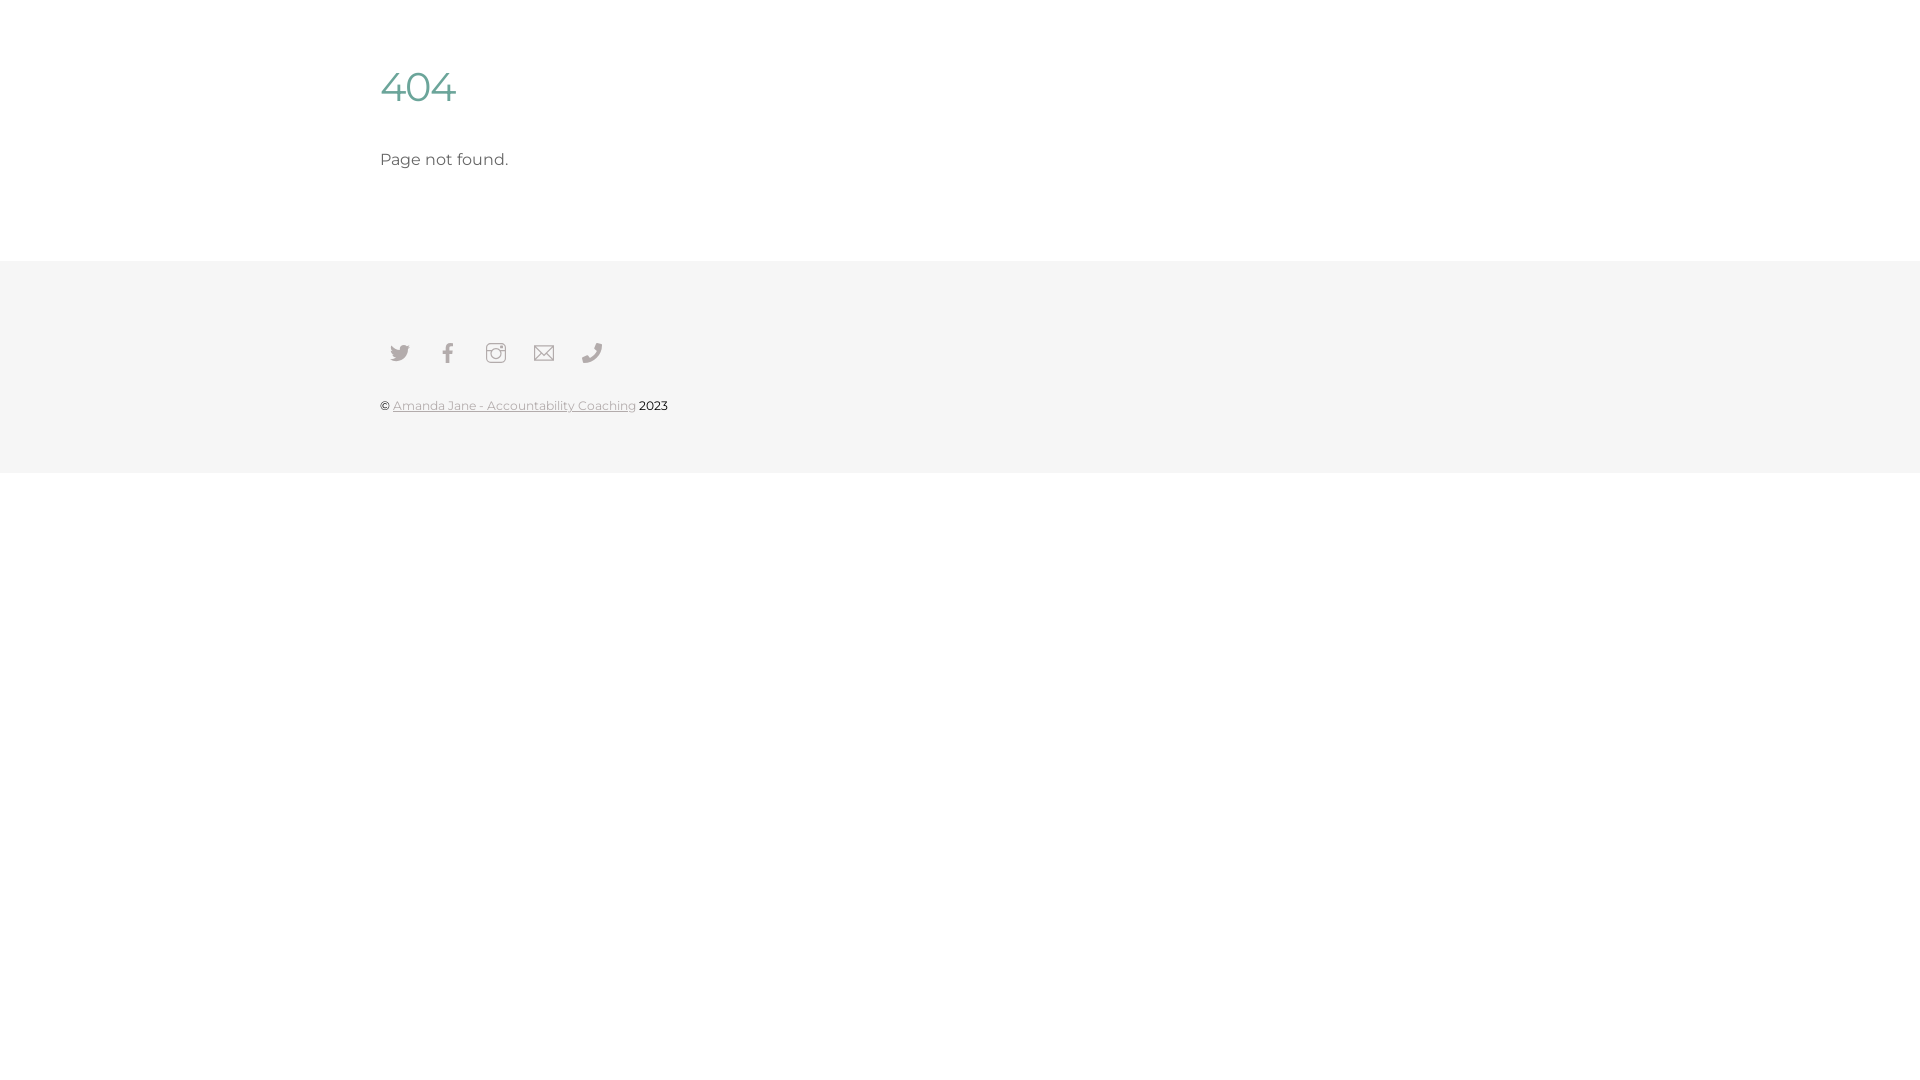 The image size is (1920, 1080). What do you see at coordinates (514, 405) in the screenshot?
I see `'Amanda Jane - Accountability Coaching'` at bounding box center [514, 405].